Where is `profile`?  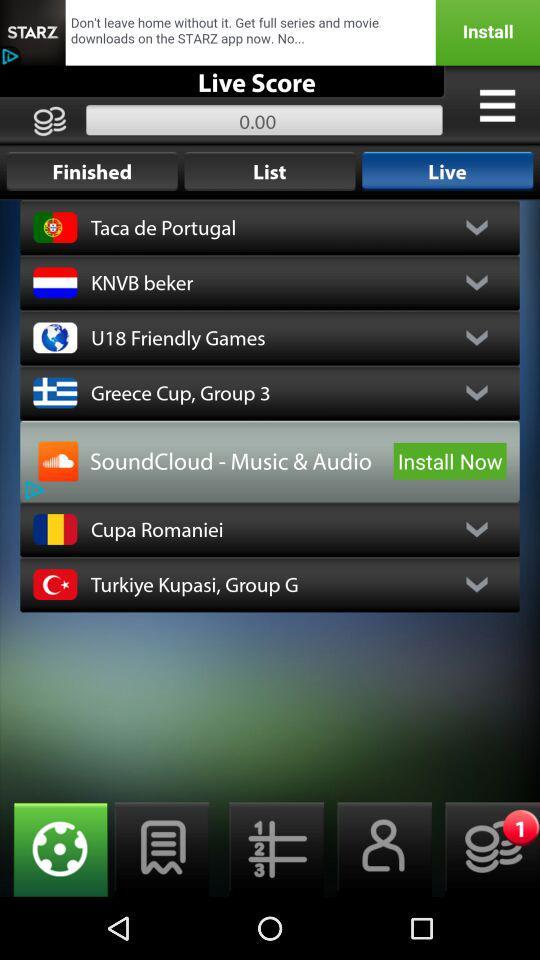
profile is located at coordinates (378, 848).